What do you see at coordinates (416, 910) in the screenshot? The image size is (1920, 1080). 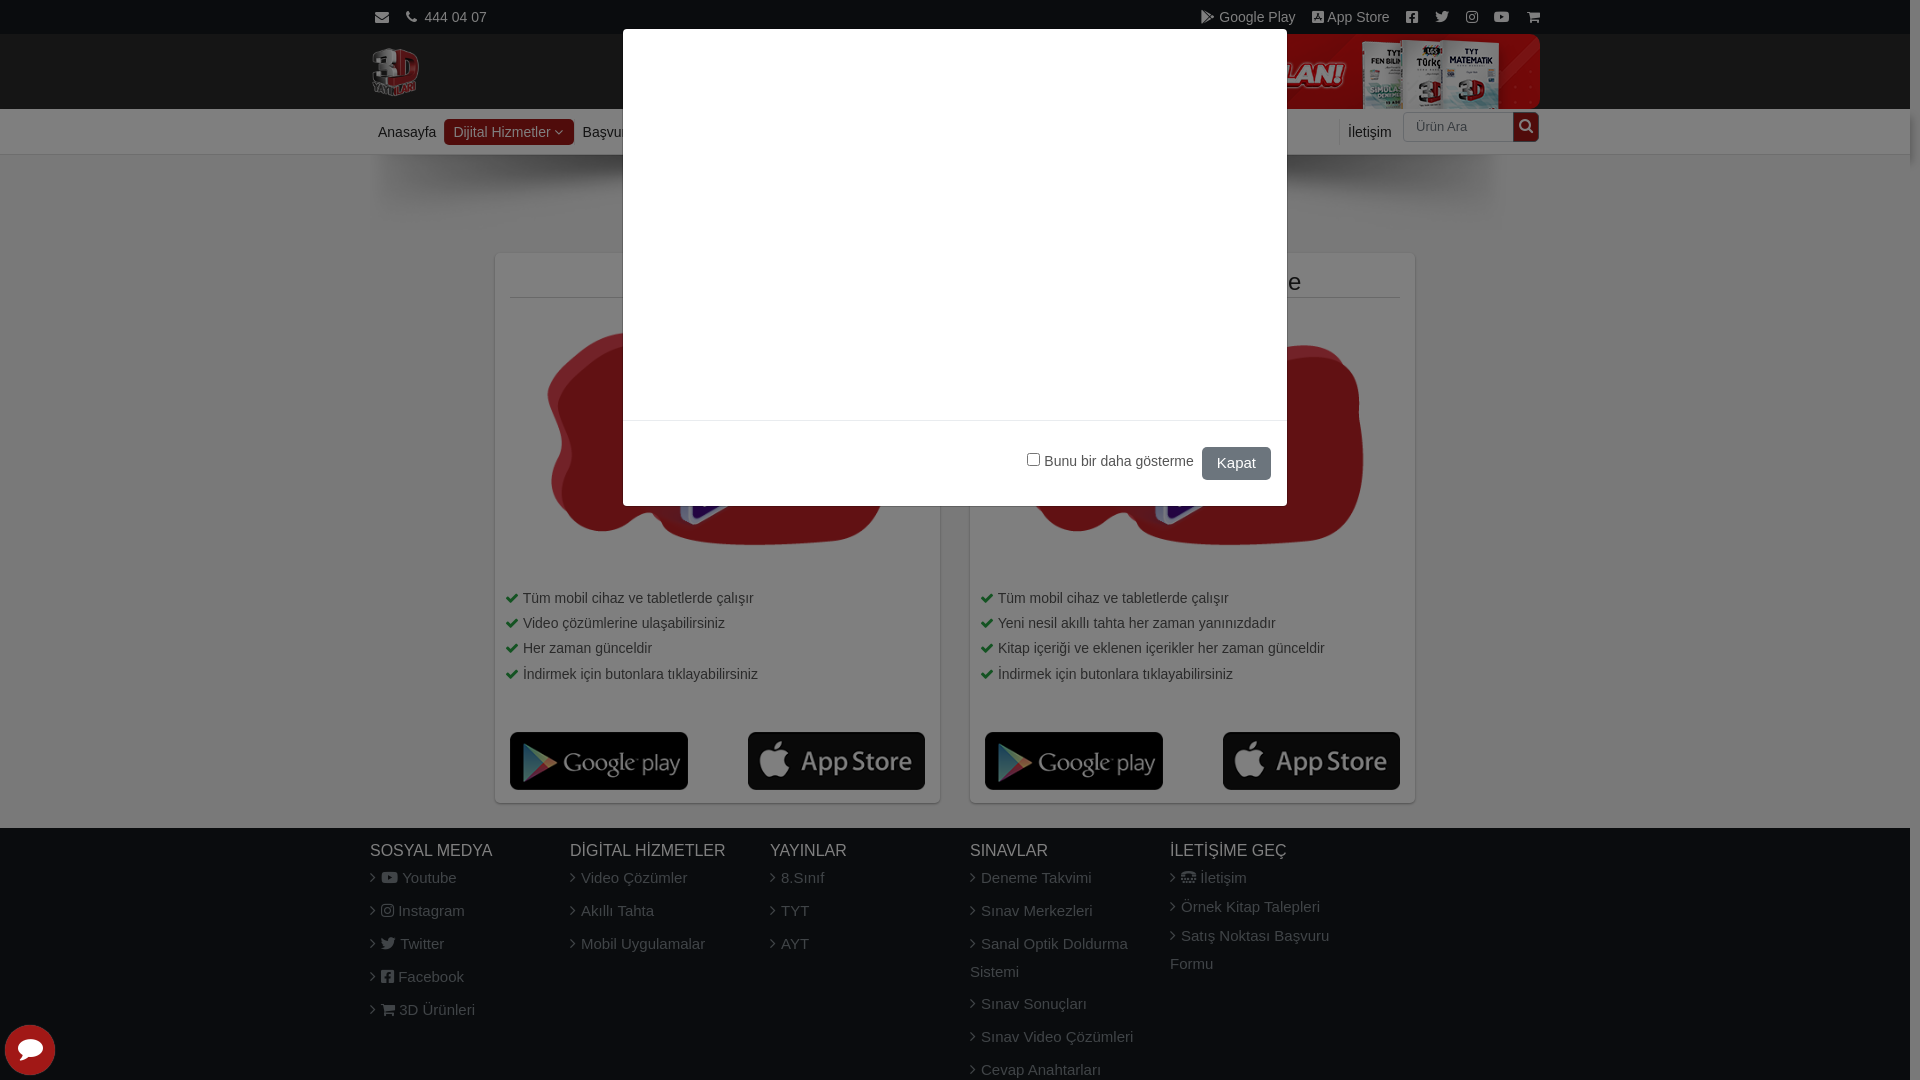 I see `'Instagram'` at bounding box center [416, 910].